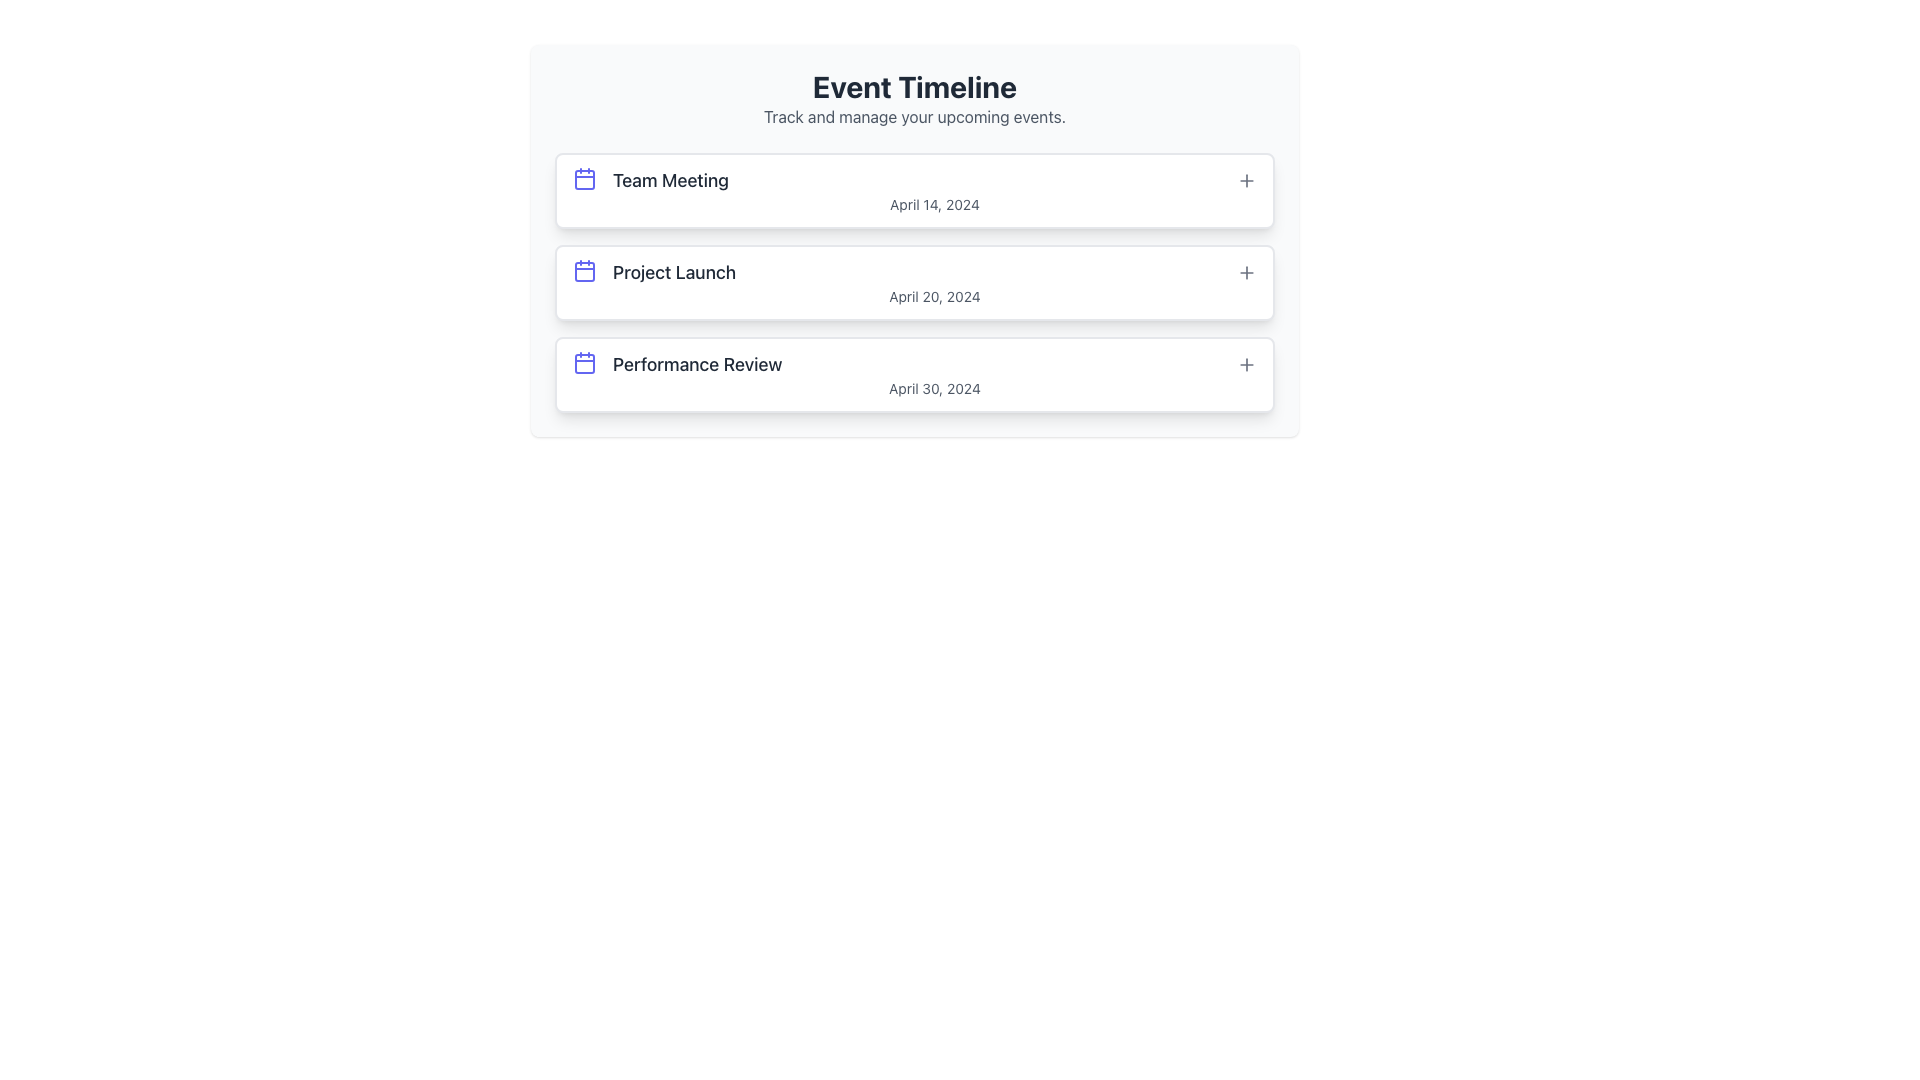 This screenshot has height=1080, width=1920. I want to click on the 'Performance Review' text label in the third row of scheduled items to initiate the related action, so click(697, 365).